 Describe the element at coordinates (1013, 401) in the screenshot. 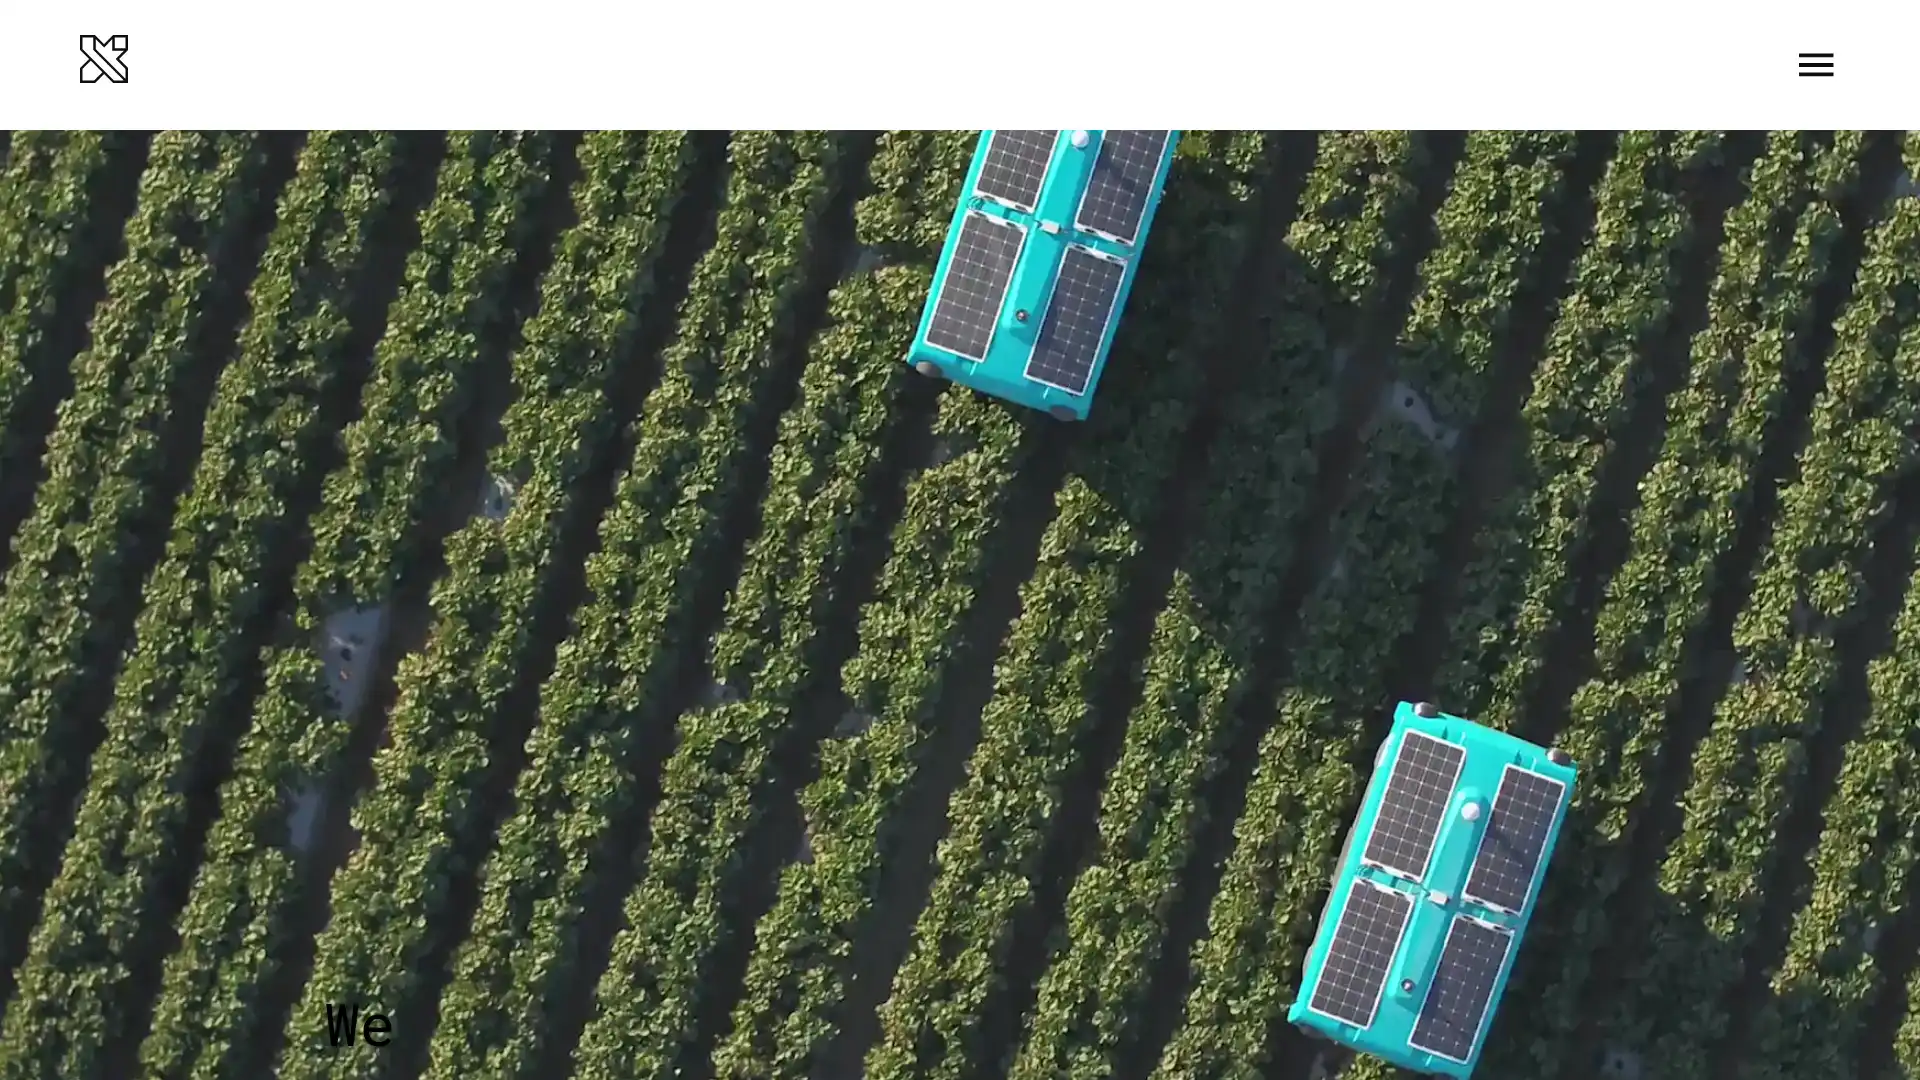

I see `Building everyday robots X announces the Everyday Robot Project, a project whose moonshot is to build robots that can learn to do a range of everyday tasks and ultimately become as helpful to people in the physical world as computers are now in the virtual world.` at that location.